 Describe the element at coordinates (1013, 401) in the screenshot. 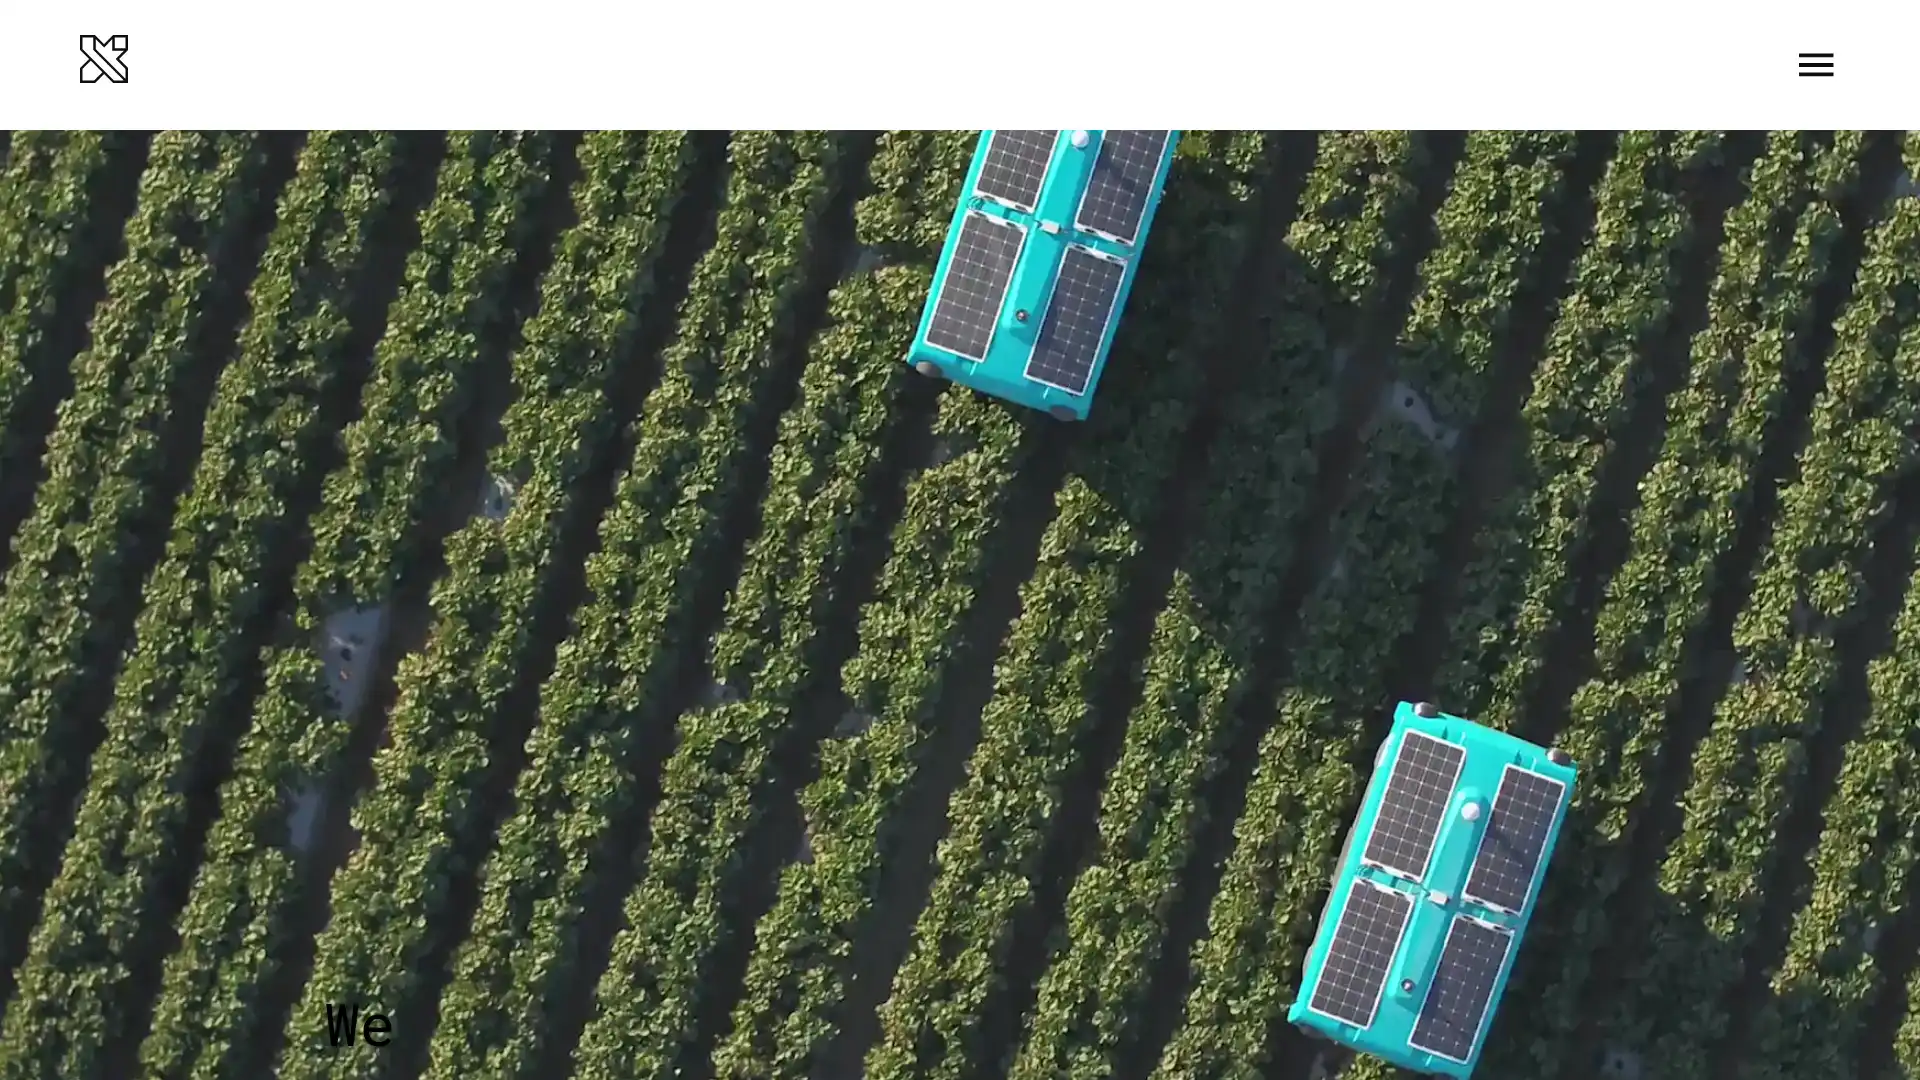

I see `Building everyday robots X announces the Everyday Robot Project, a project whose moonshot is to build robots that can learn to do a range of everyday tasks and ultimately become as helpful to people in the physical world as computers are now in the virtual world.` at that location.